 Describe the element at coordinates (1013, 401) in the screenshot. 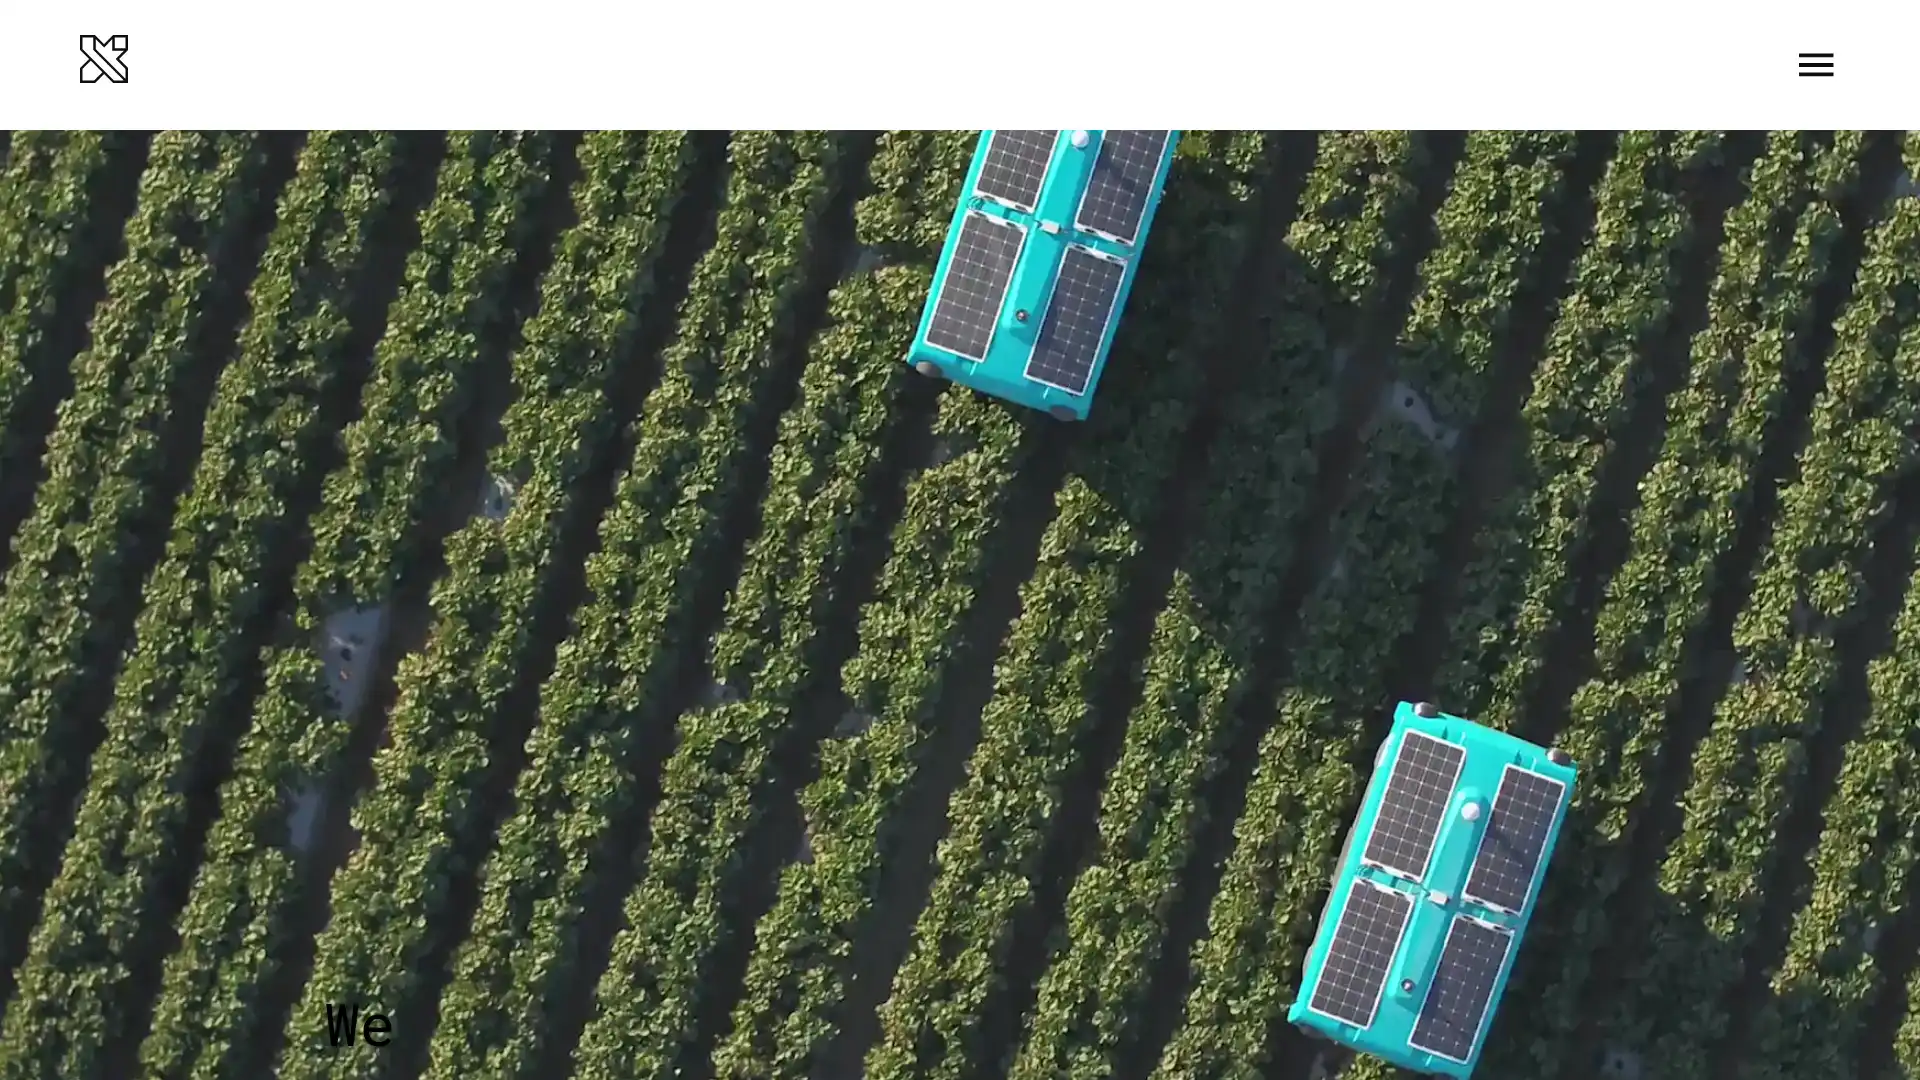

I see `Building everyday robots X announces the Everyday Robot Project, a project whose moonshot is to build robots that can learn to do a range of everyday tasks and ultimately become as helpful to people in the physical world as computers are now in the virtual world.` at that location.